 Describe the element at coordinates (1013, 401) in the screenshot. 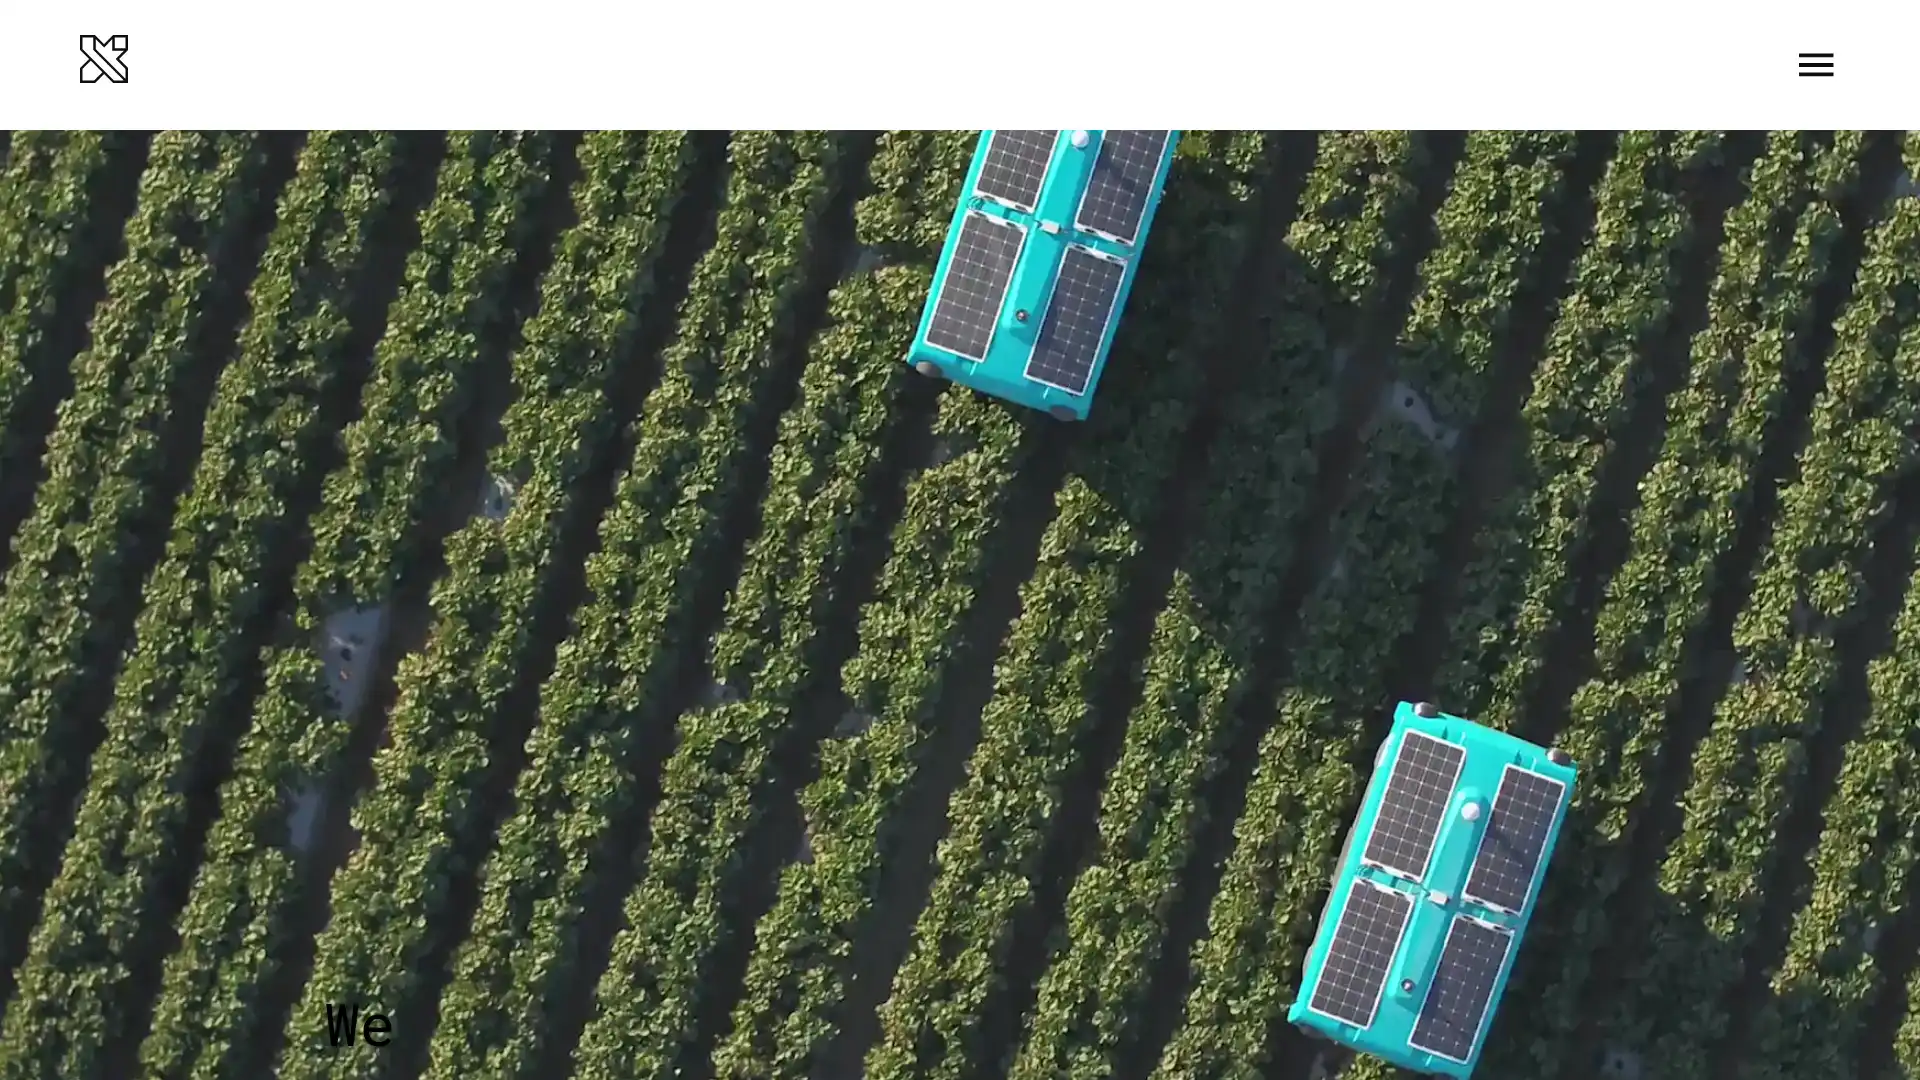

I see `Building everyday robots X announces the Everyday Robot Project, a project whose moonshot is to build robots that can learn to do a range of everyday tasks and ultimately become as helpful to people in the physical world as computers are now in the virtual world.` at that location.